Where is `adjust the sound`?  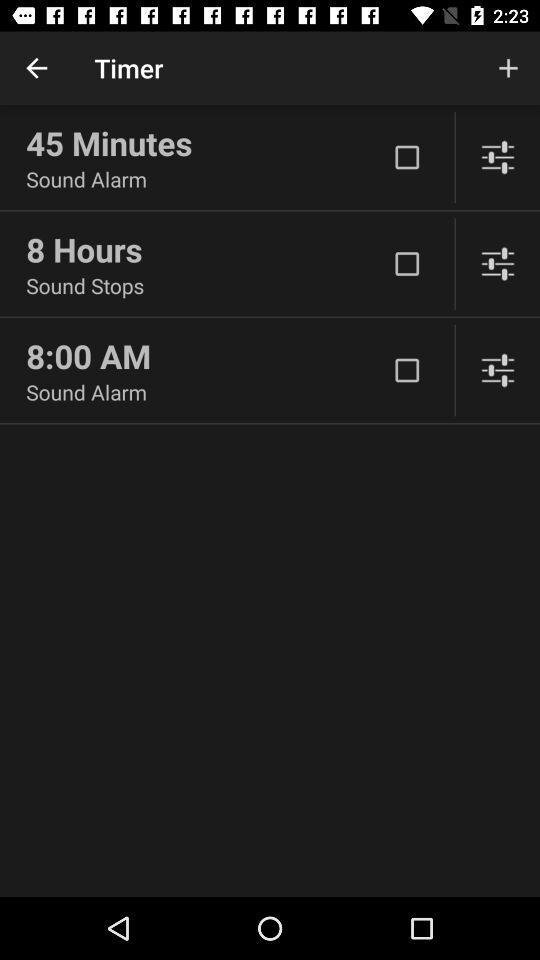 adjust the sound is located at coordinates (496, 263).